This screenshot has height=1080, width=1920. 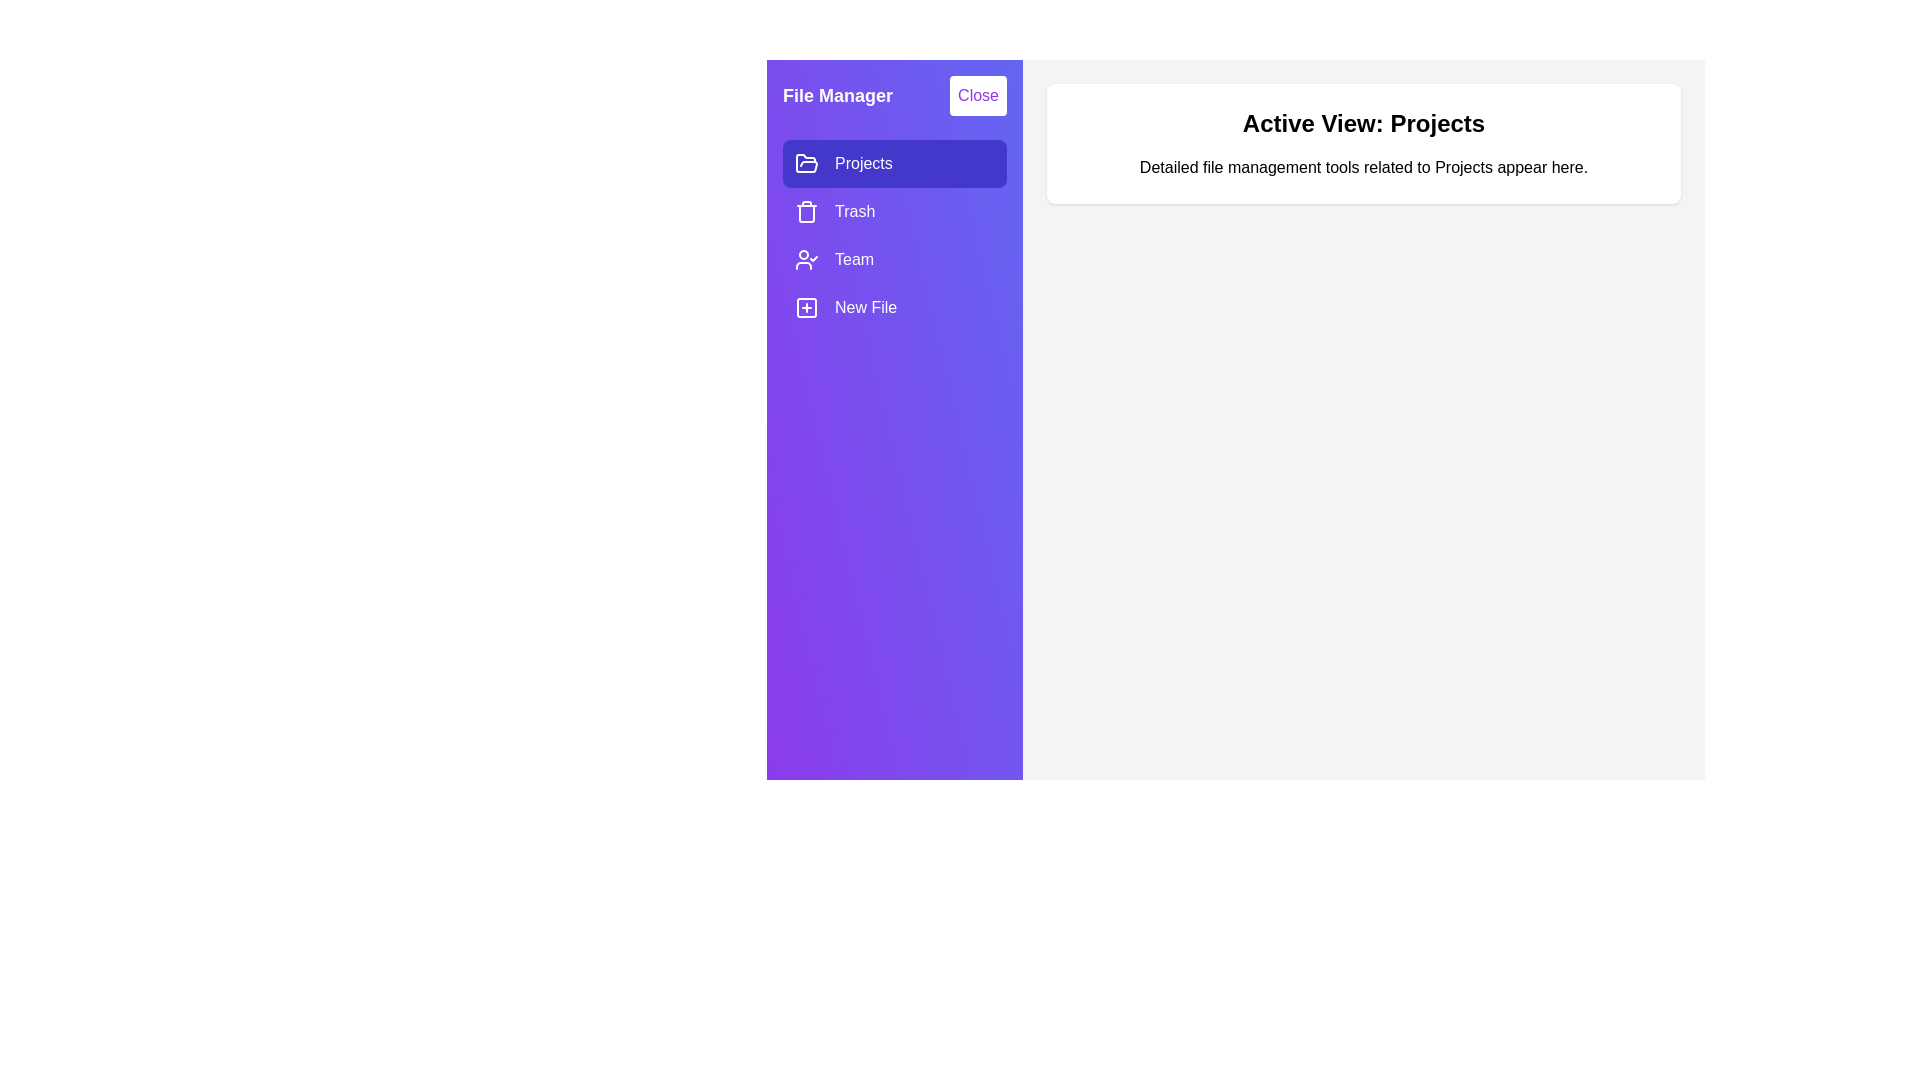 I want to click on the drawer item Projects to observe its hover effect, so click(x=893, y=163).